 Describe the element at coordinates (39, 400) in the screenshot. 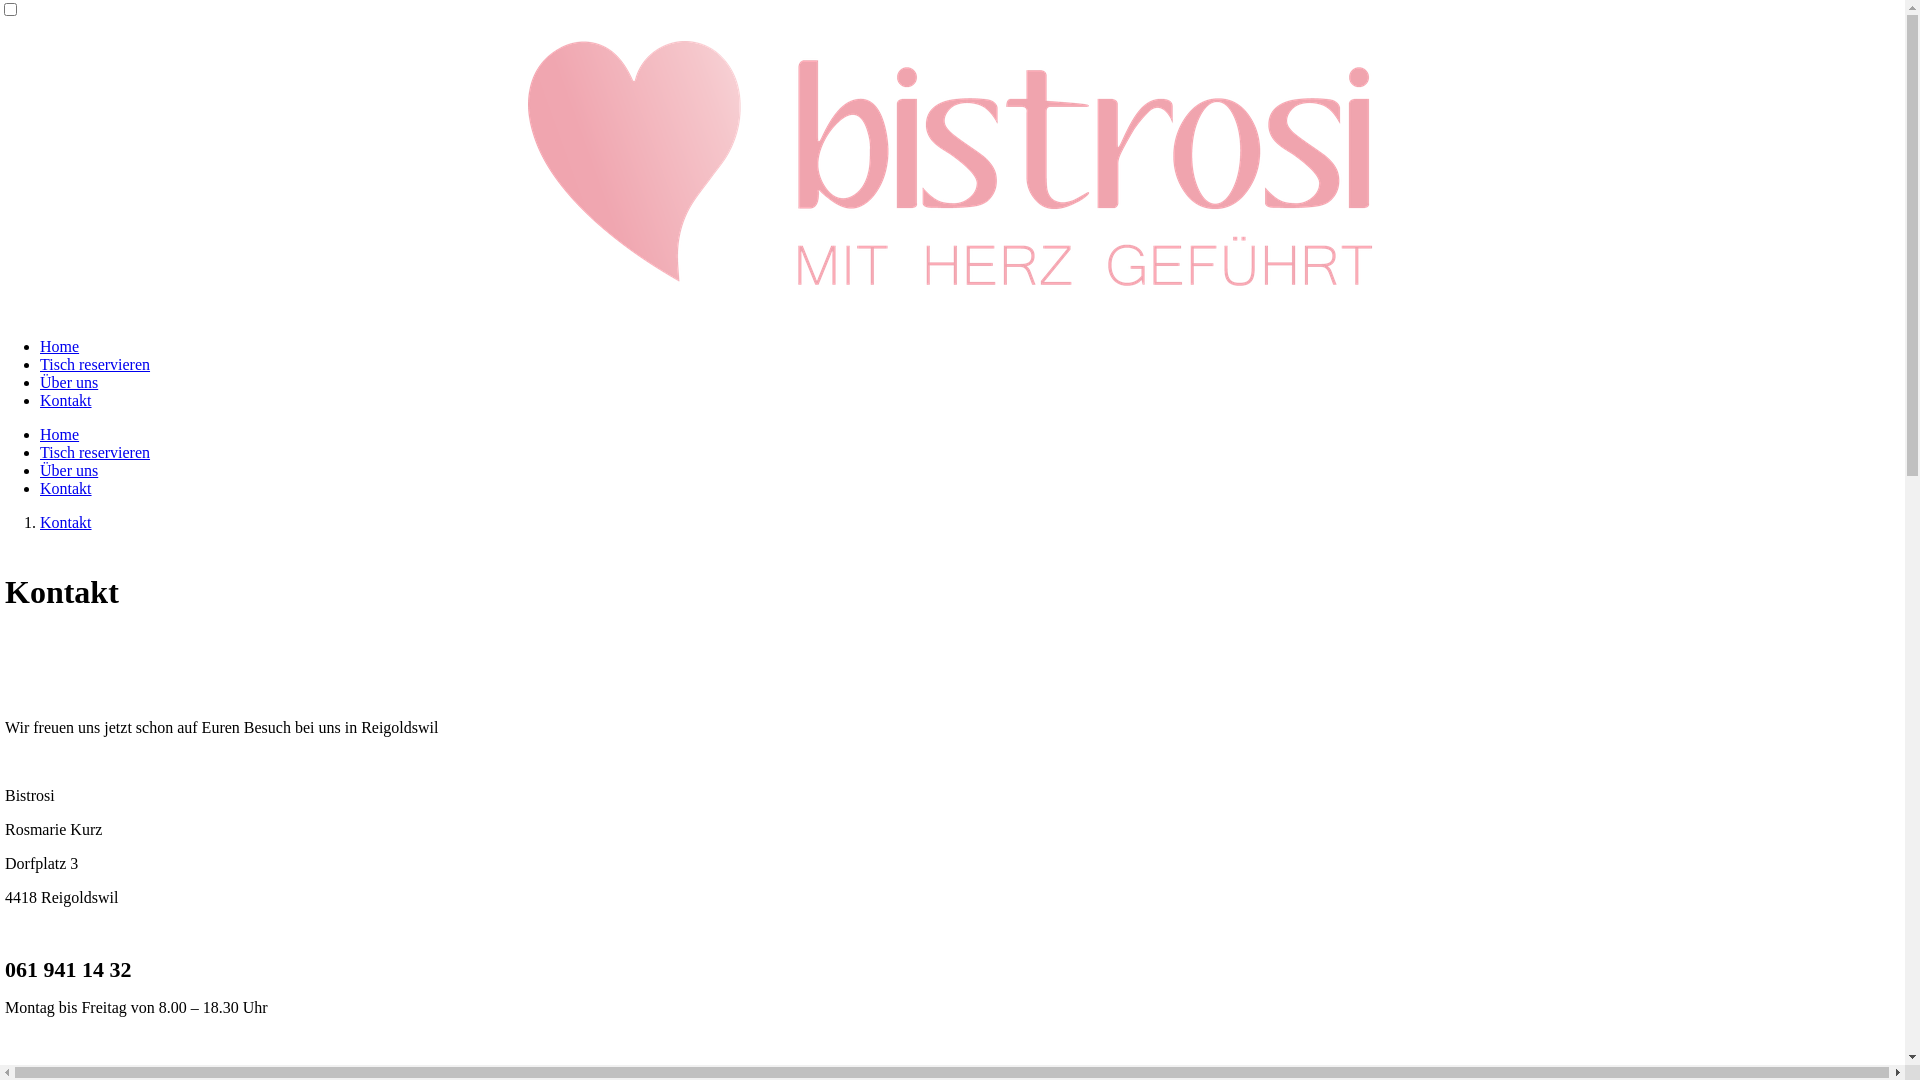

I see `'Kontakt'` at that location.